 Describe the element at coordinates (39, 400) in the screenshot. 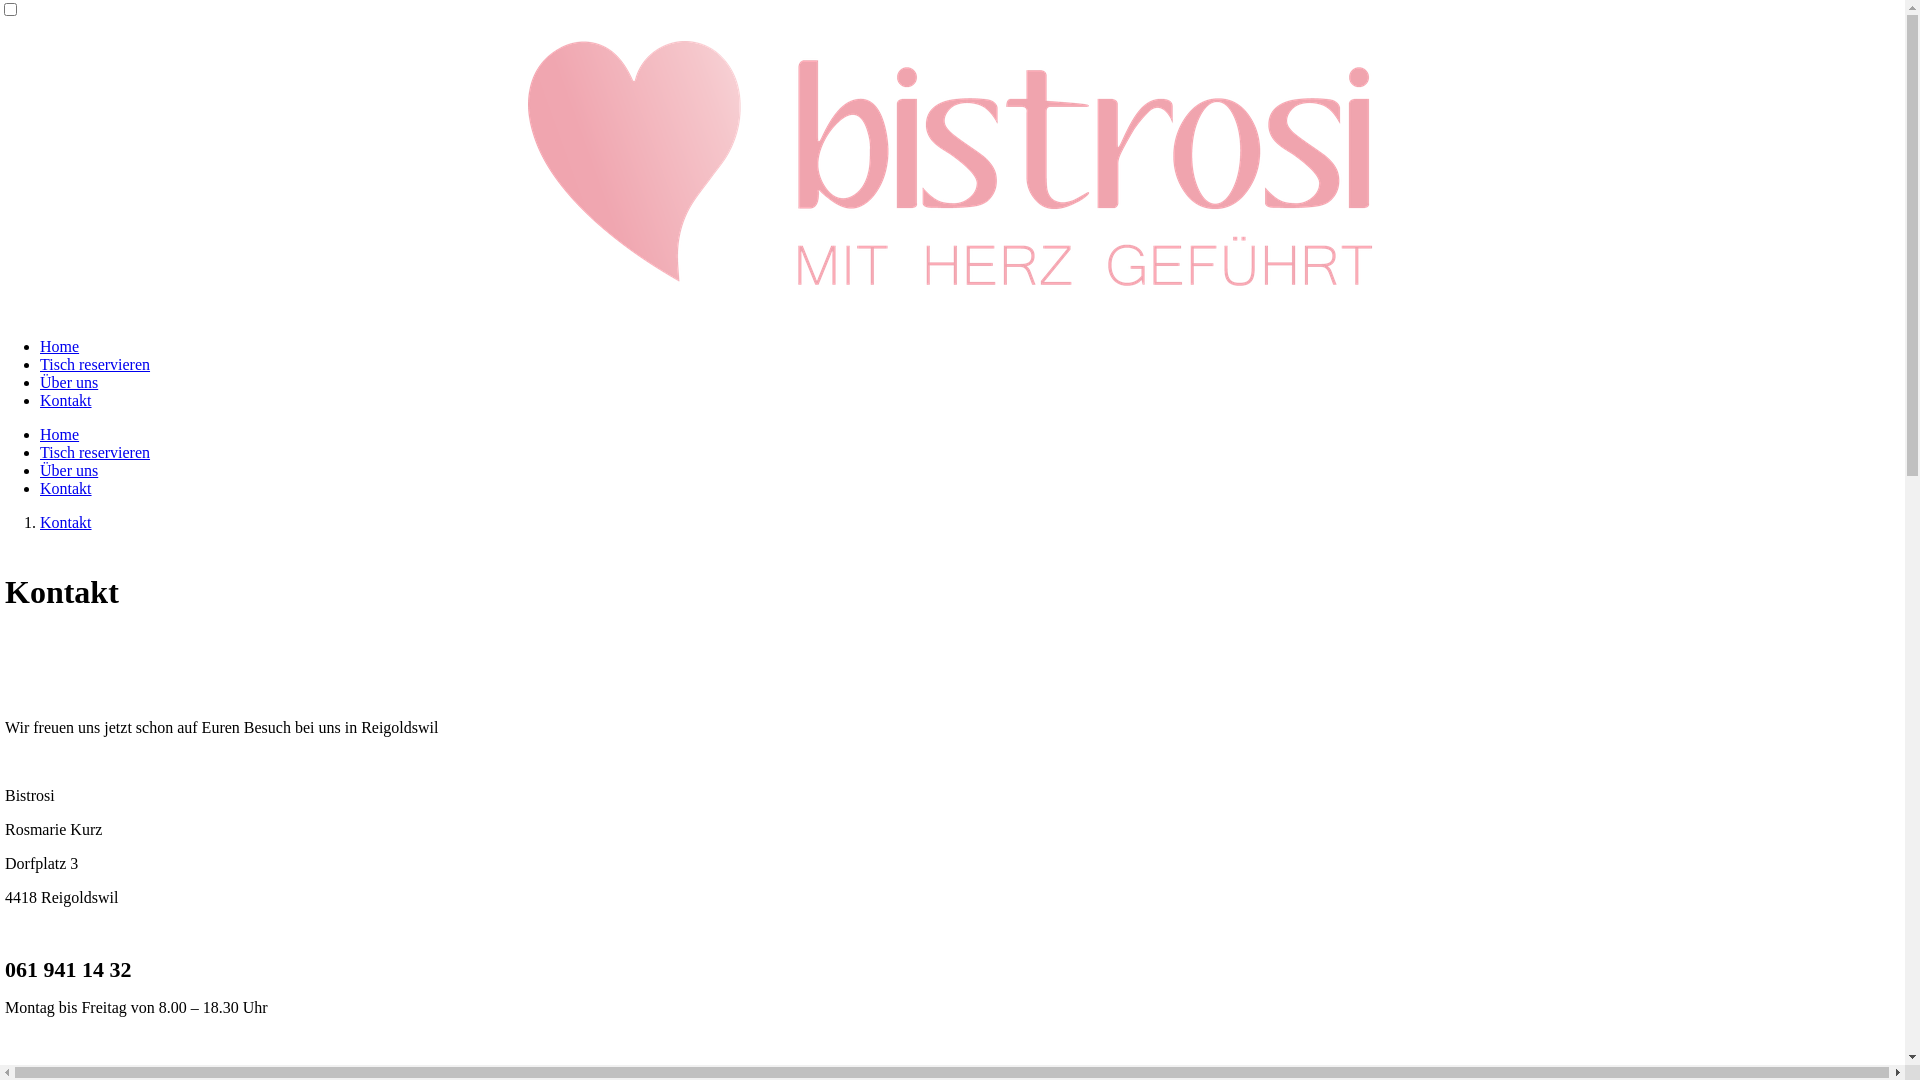

I see `'Kontakt'` at that location.